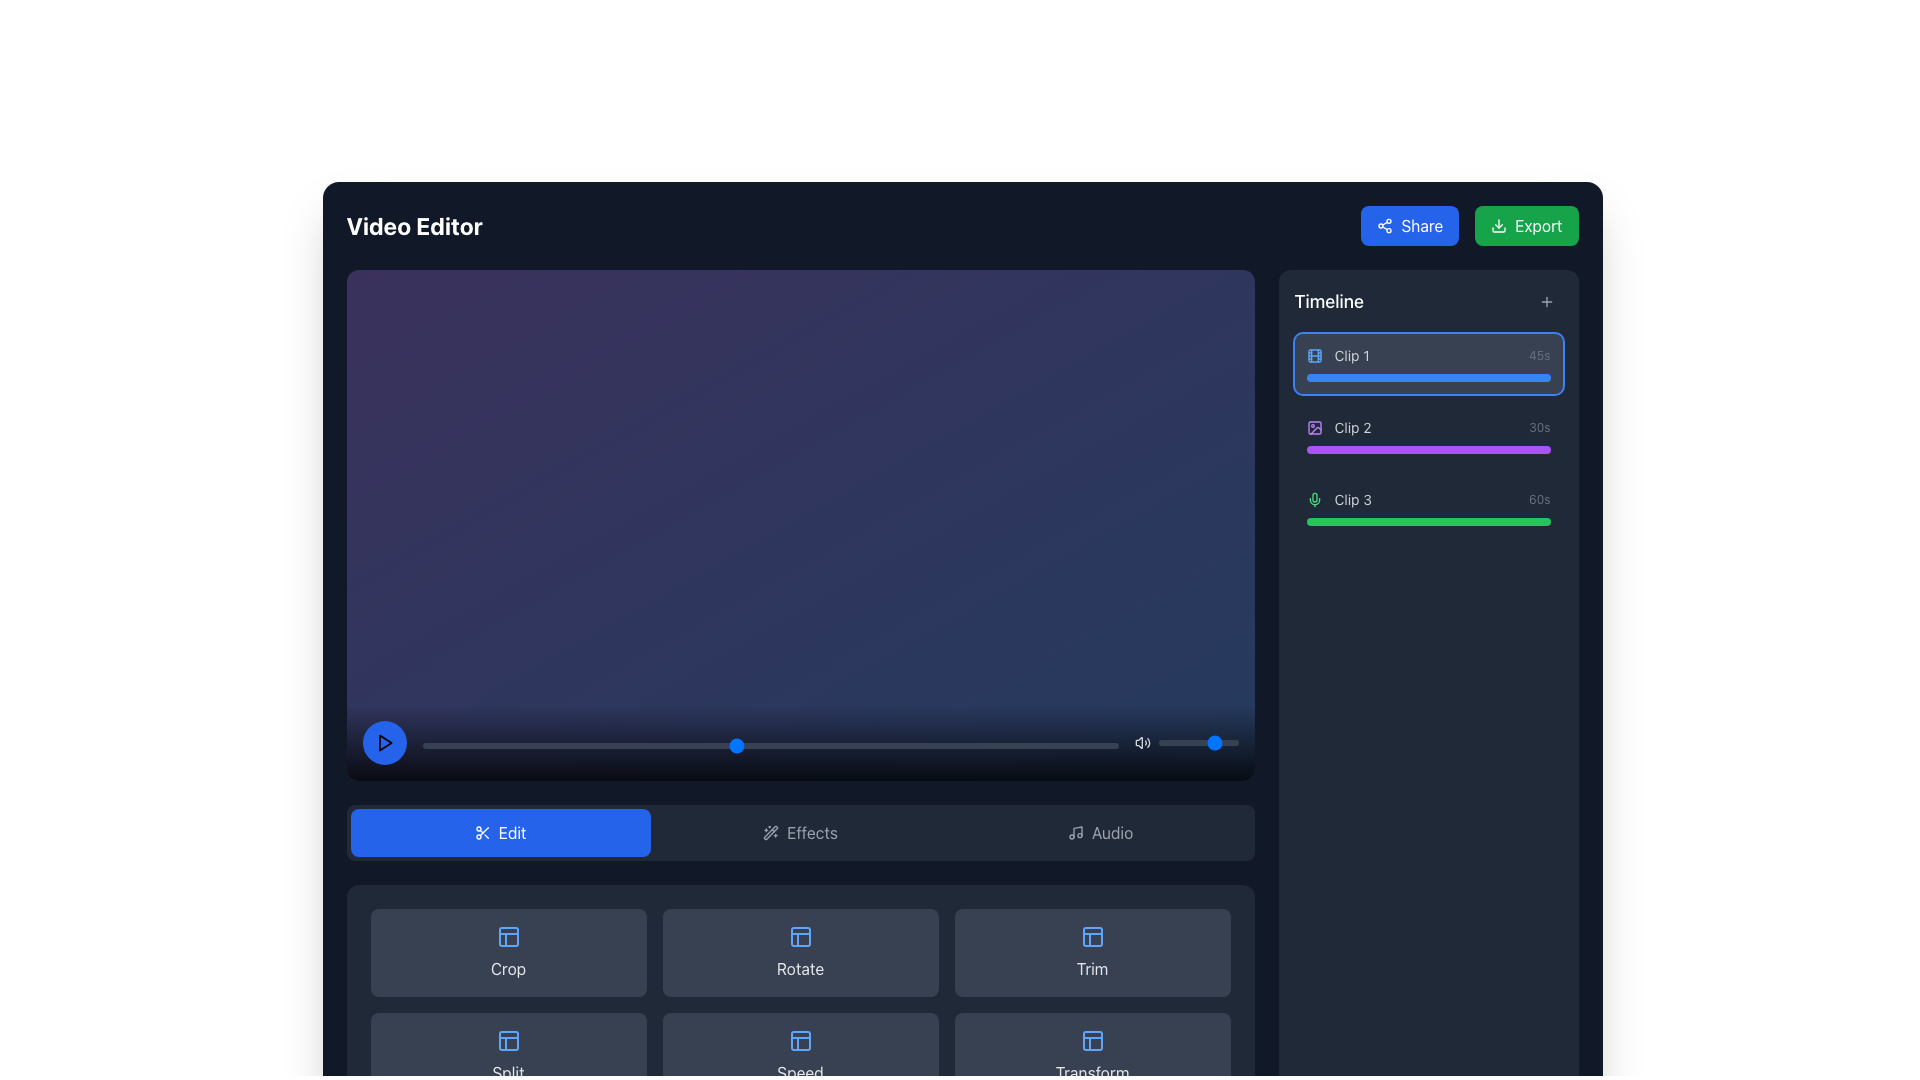  Describe the element at coordinates (1162, 742) in the screenshot. I see `the slider value` at that location.